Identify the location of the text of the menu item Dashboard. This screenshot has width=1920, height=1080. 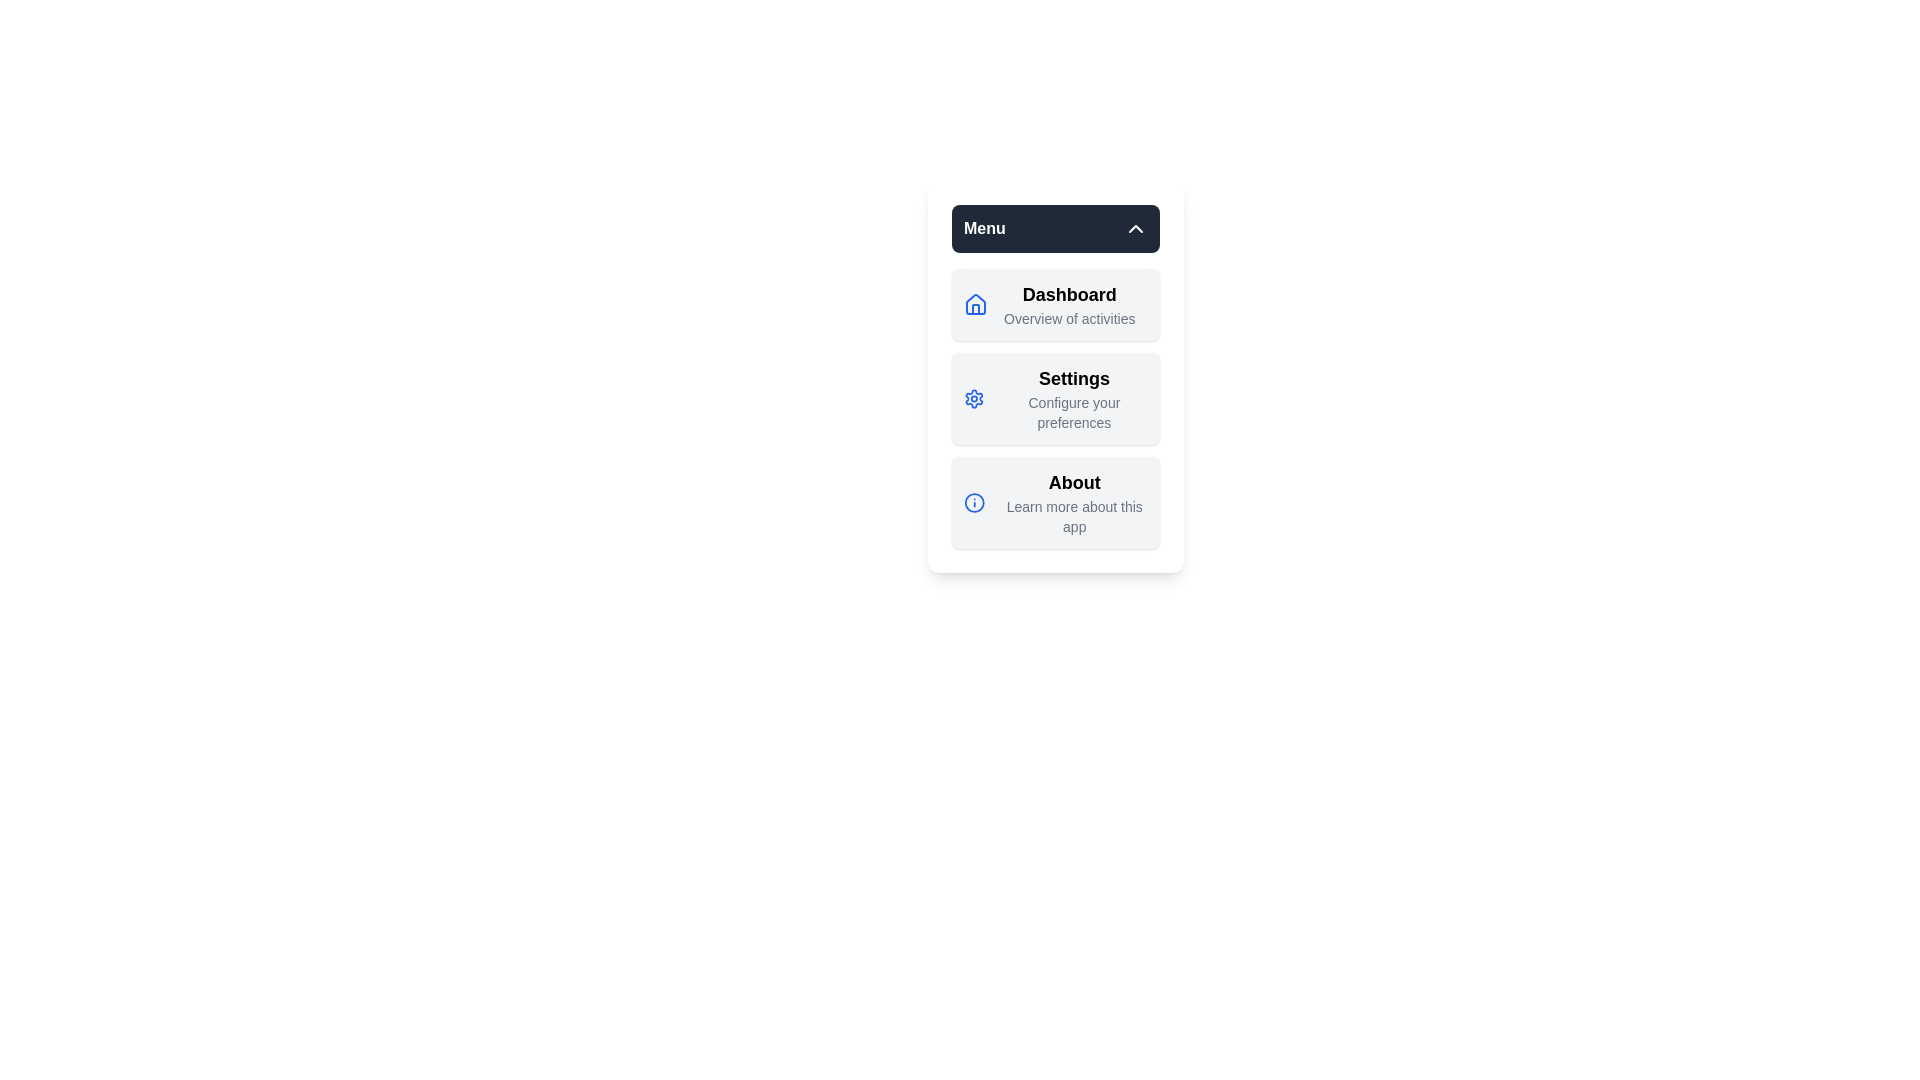
(1055, 304).